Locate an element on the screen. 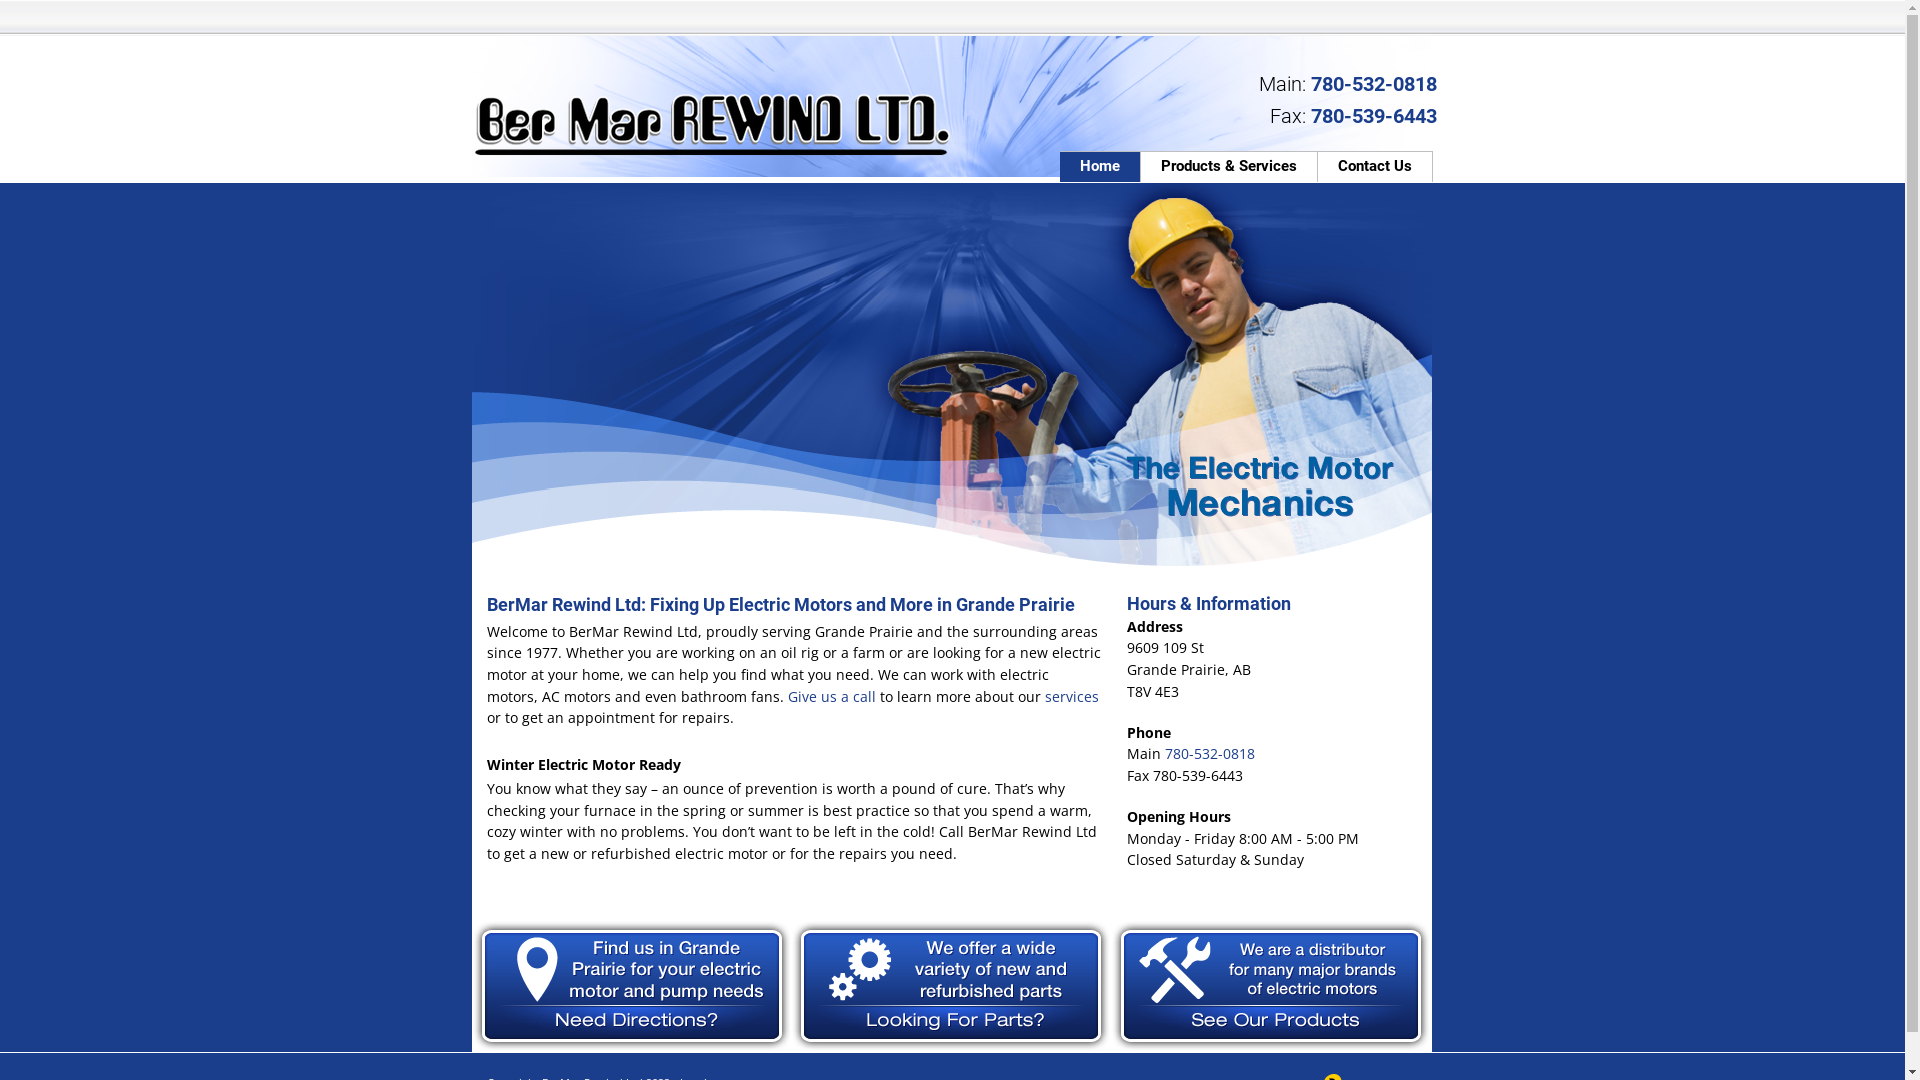 This screenshot has height=1080, width=1920. '780-532-0818' is located at coordinates (1208, 753).